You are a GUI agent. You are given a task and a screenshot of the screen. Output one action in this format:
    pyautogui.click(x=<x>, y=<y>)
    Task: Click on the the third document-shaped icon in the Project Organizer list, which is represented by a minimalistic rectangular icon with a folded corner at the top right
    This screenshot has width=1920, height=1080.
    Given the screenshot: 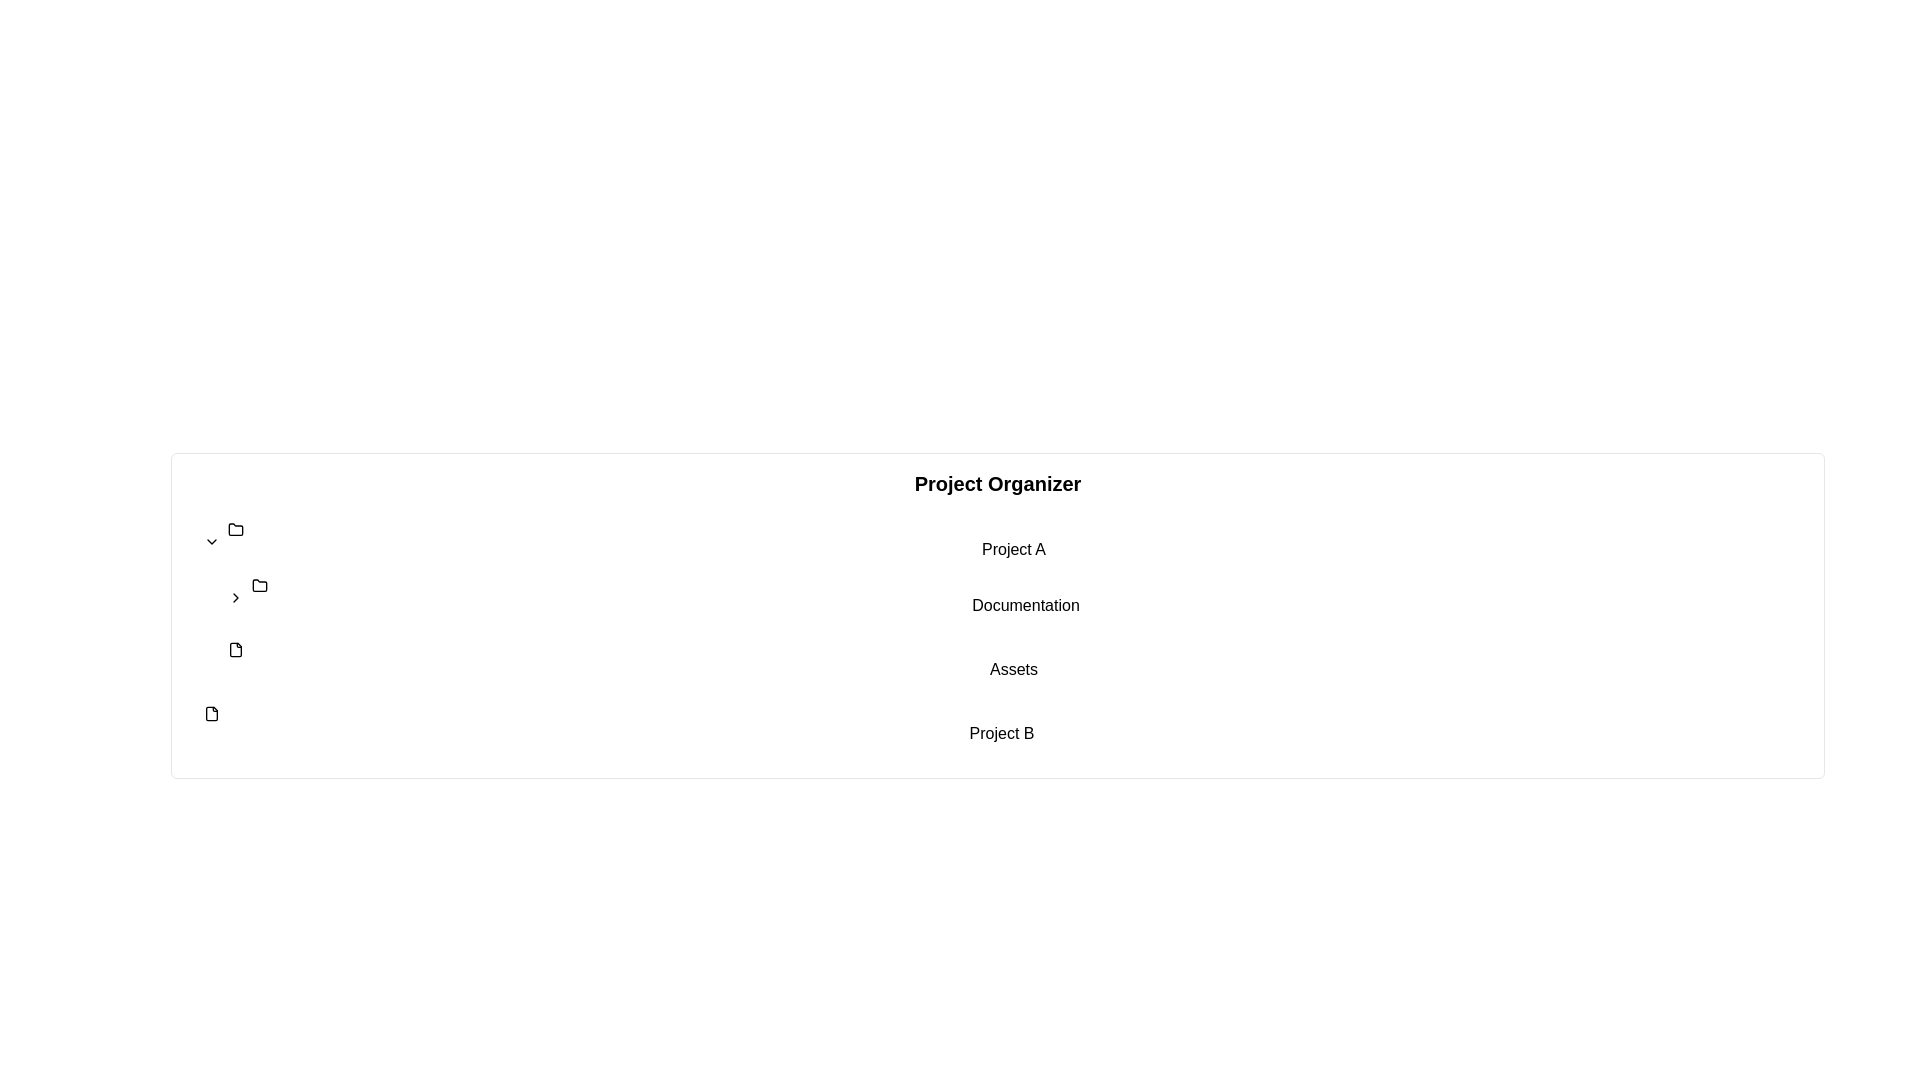 What is the action you would take?
    pyautogui.click(x=211, y=712)
    